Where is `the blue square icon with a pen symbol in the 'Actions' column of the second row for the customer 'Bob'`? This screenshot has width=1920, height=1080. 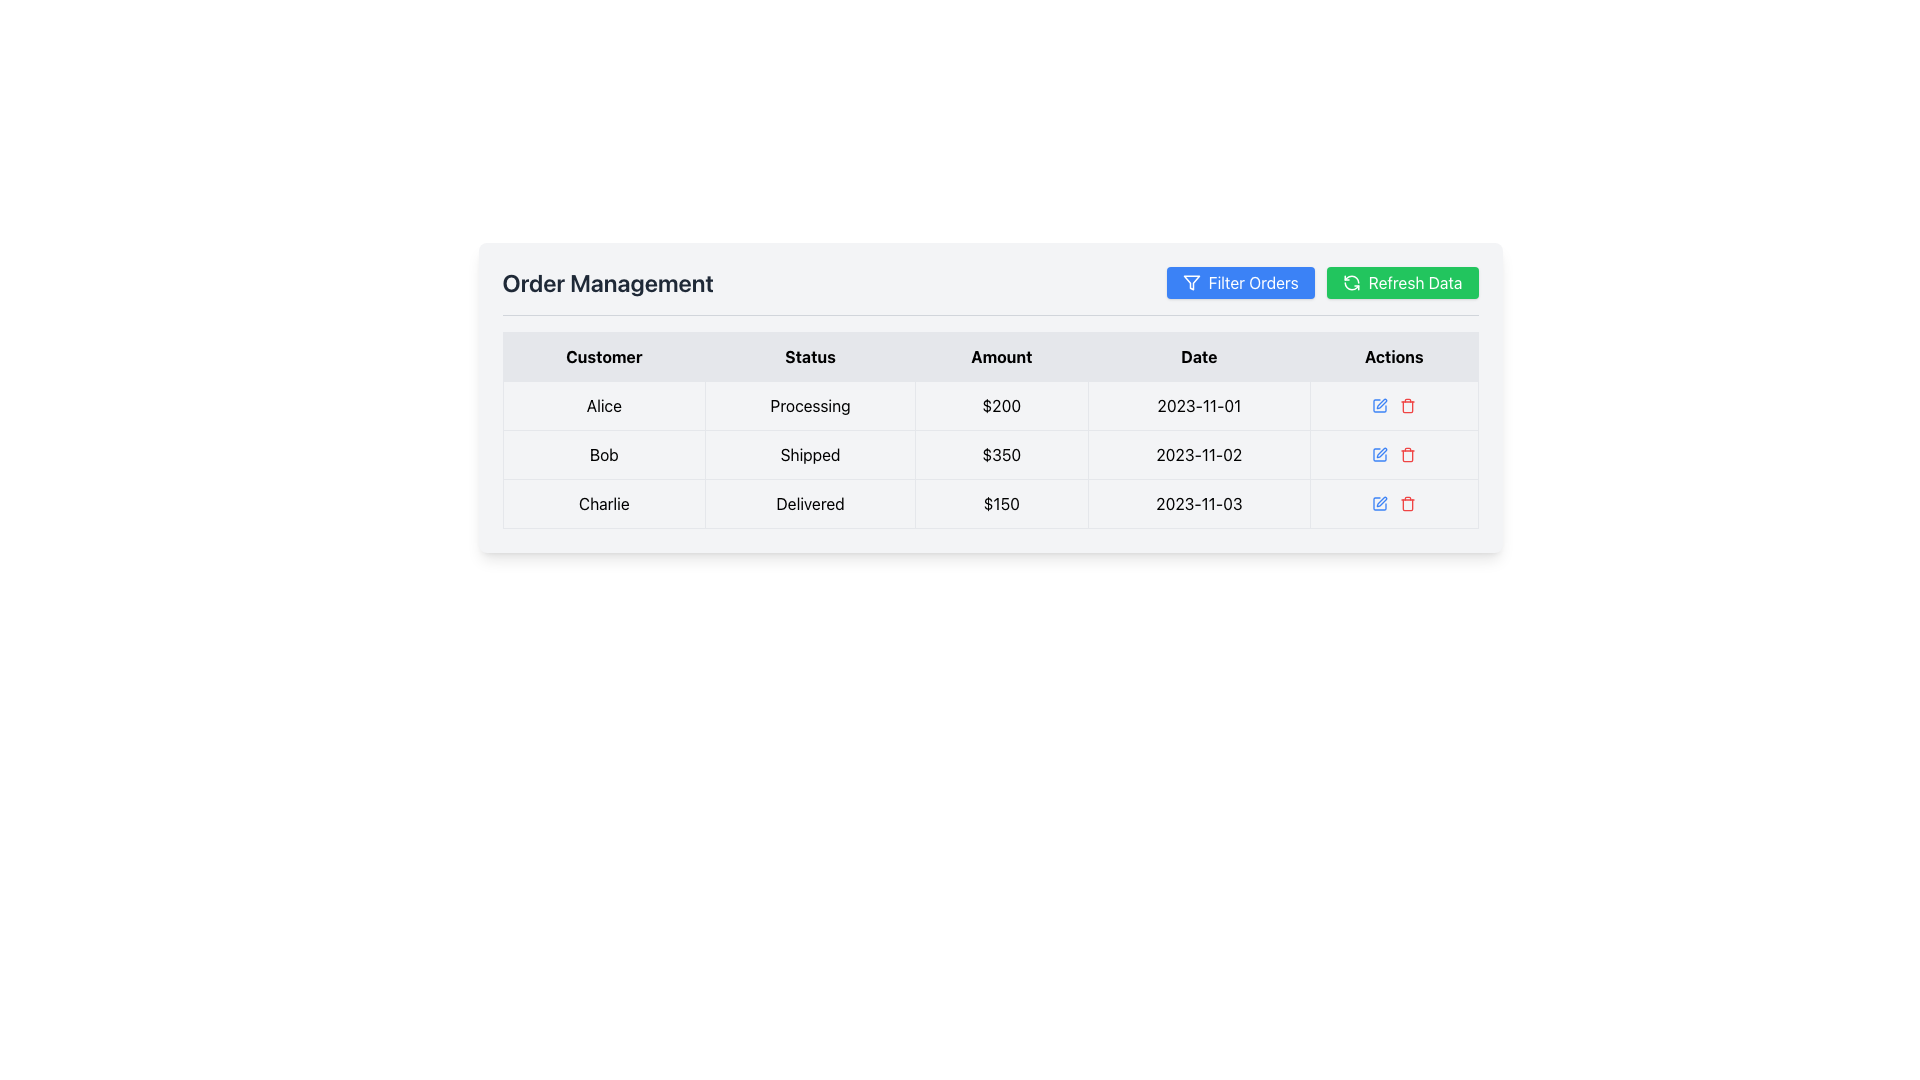 the blue square icon with a pen symbol in the 'Actions' column of the second row for the customer 'Bob' is located at coordinates (1379, 405).